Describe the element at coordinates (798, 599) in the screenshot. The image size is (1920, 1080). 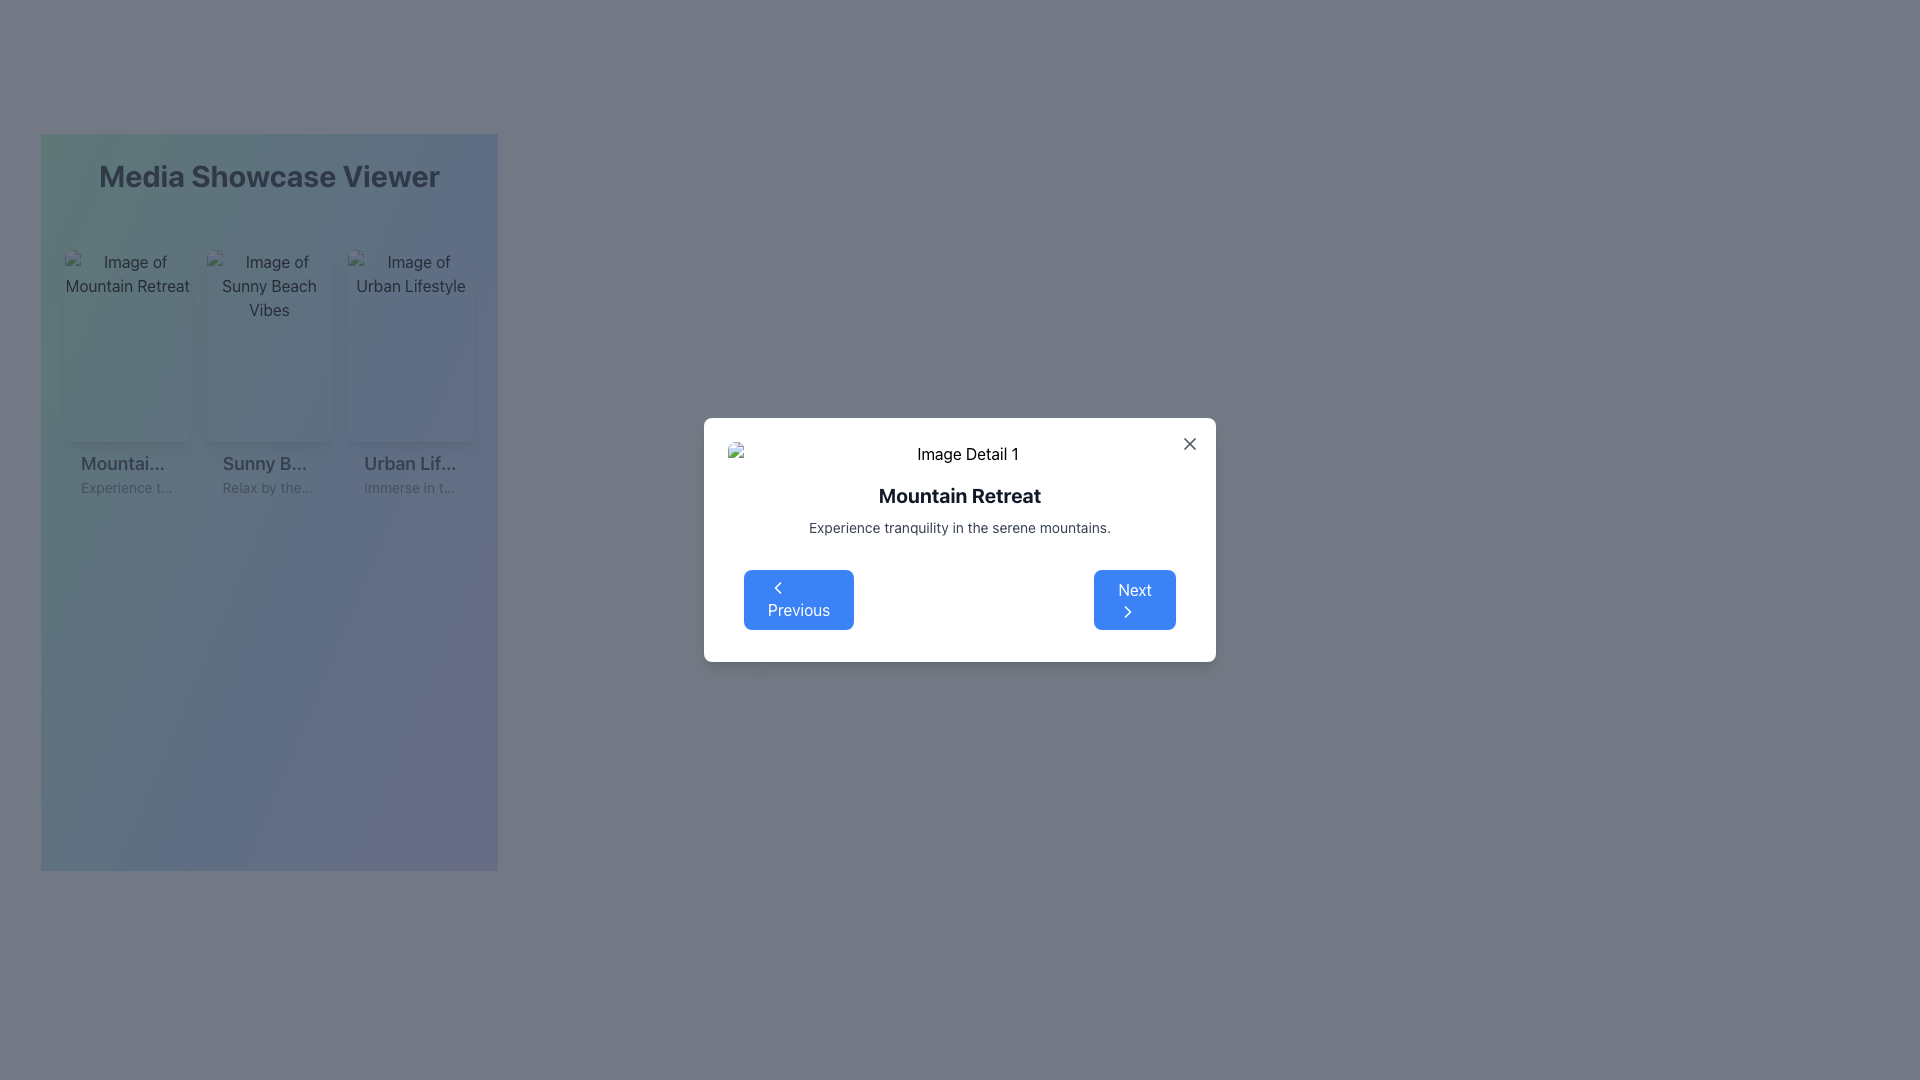
I see `the 'Previous' button located at the bottom left of the modal dialog box` at that location.